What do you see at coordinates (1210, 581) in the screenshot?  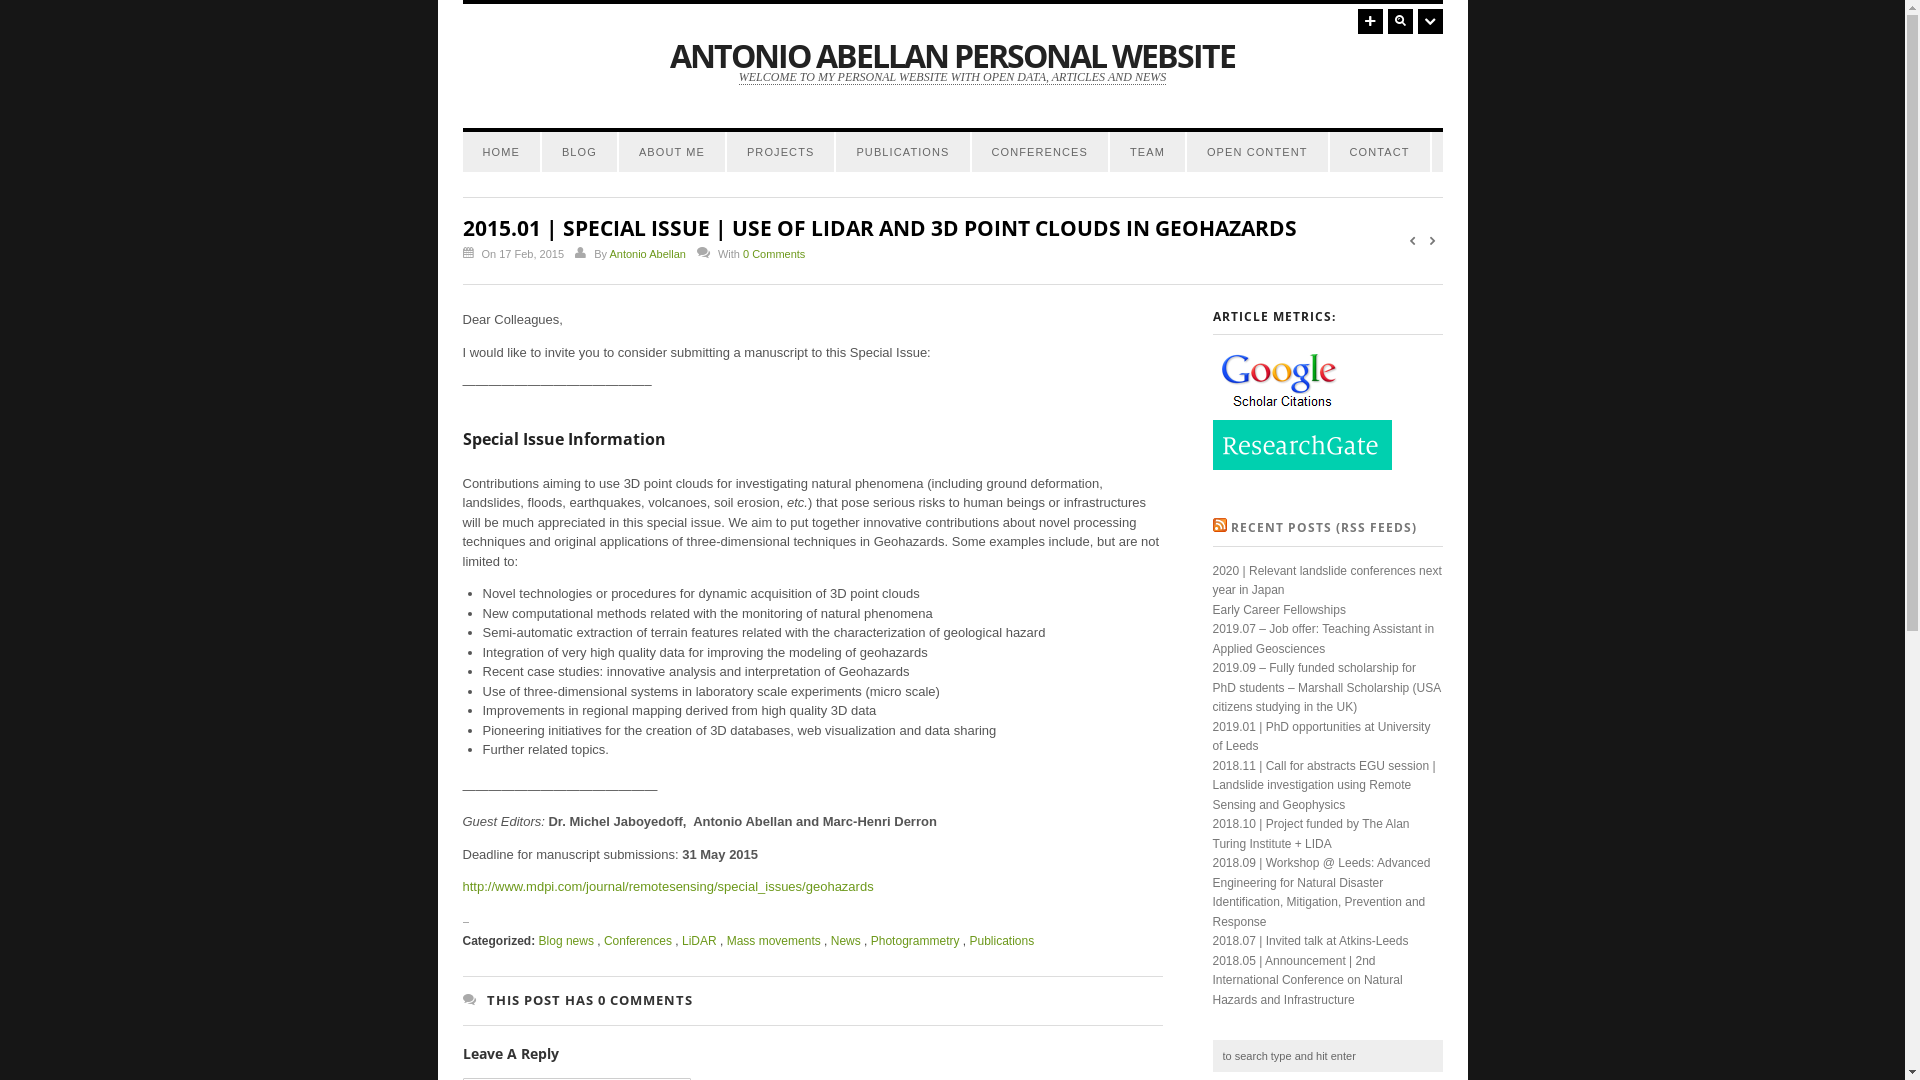 I see `'2020 | Relevant landslide conferences next year in Japan'` at bounding box center [1210, 581].